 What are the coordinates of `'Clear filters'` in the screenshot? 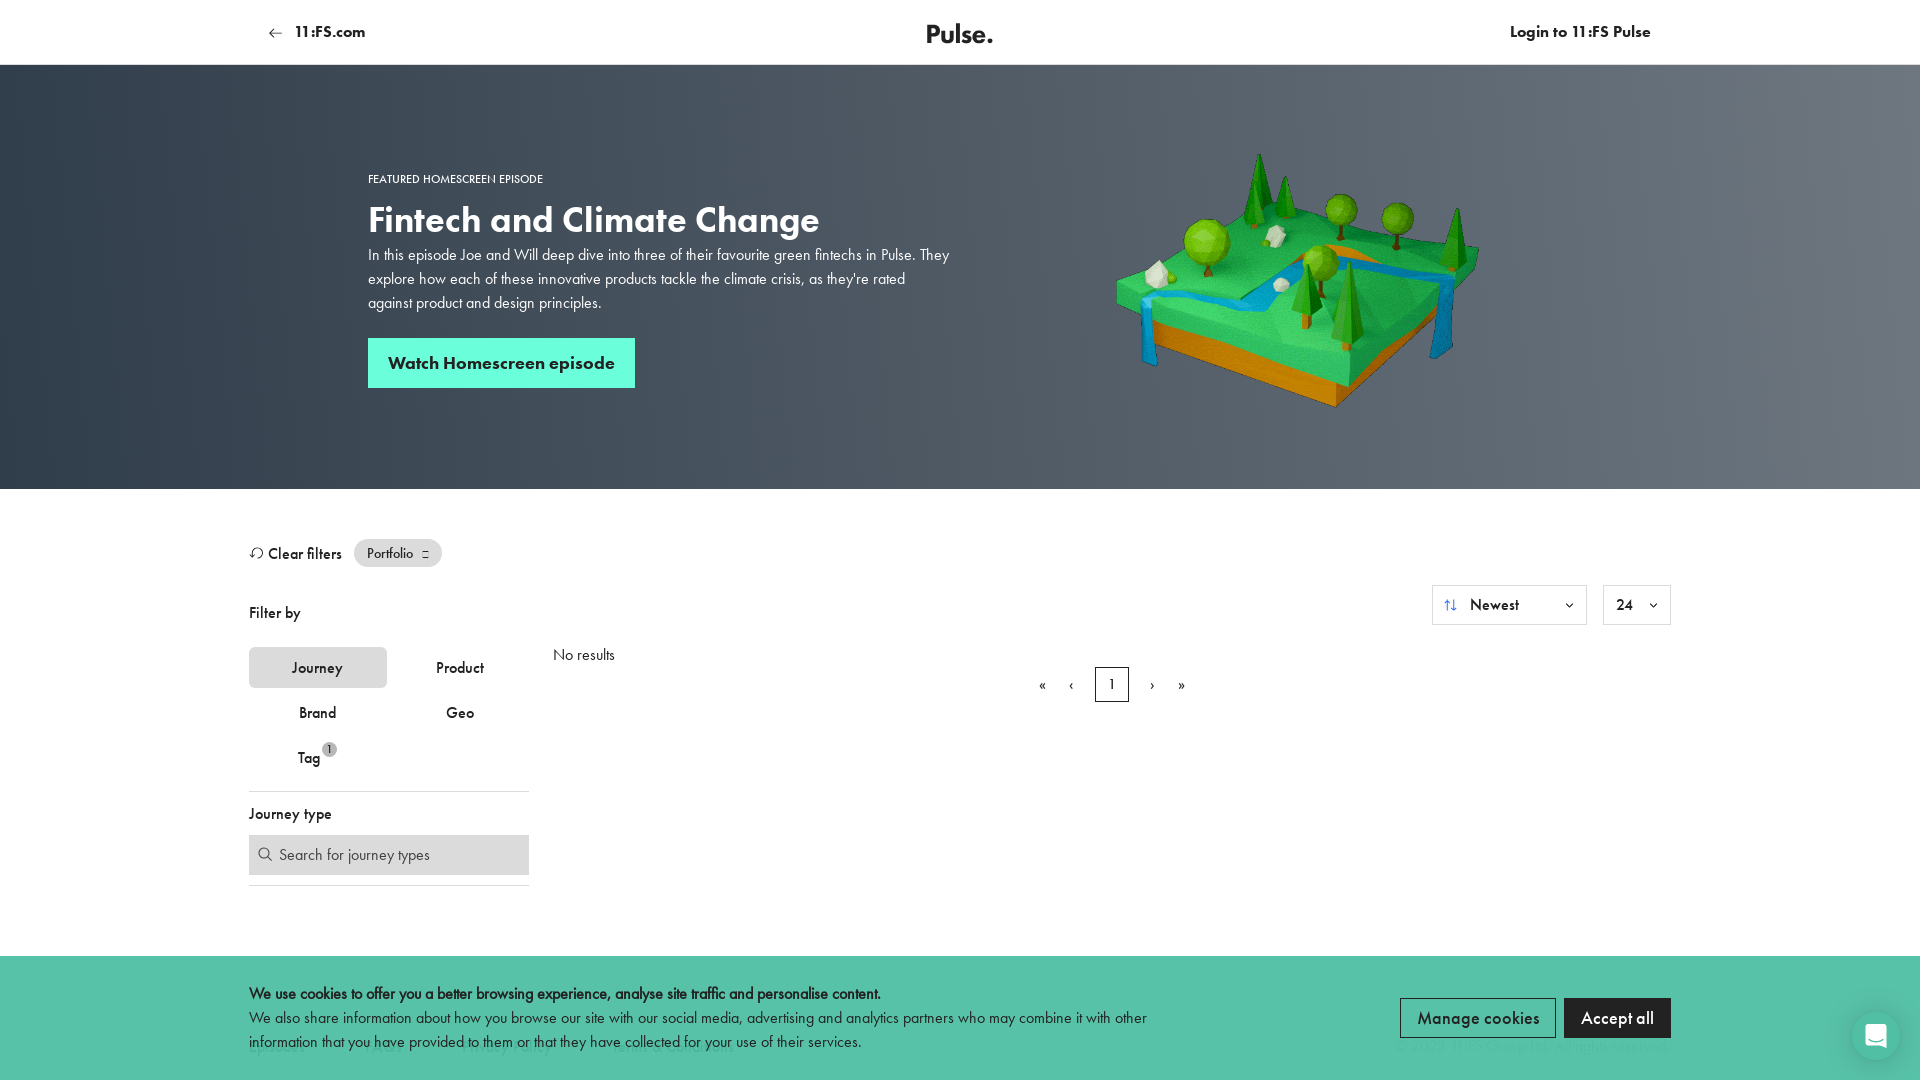 It's located at (294, 552).